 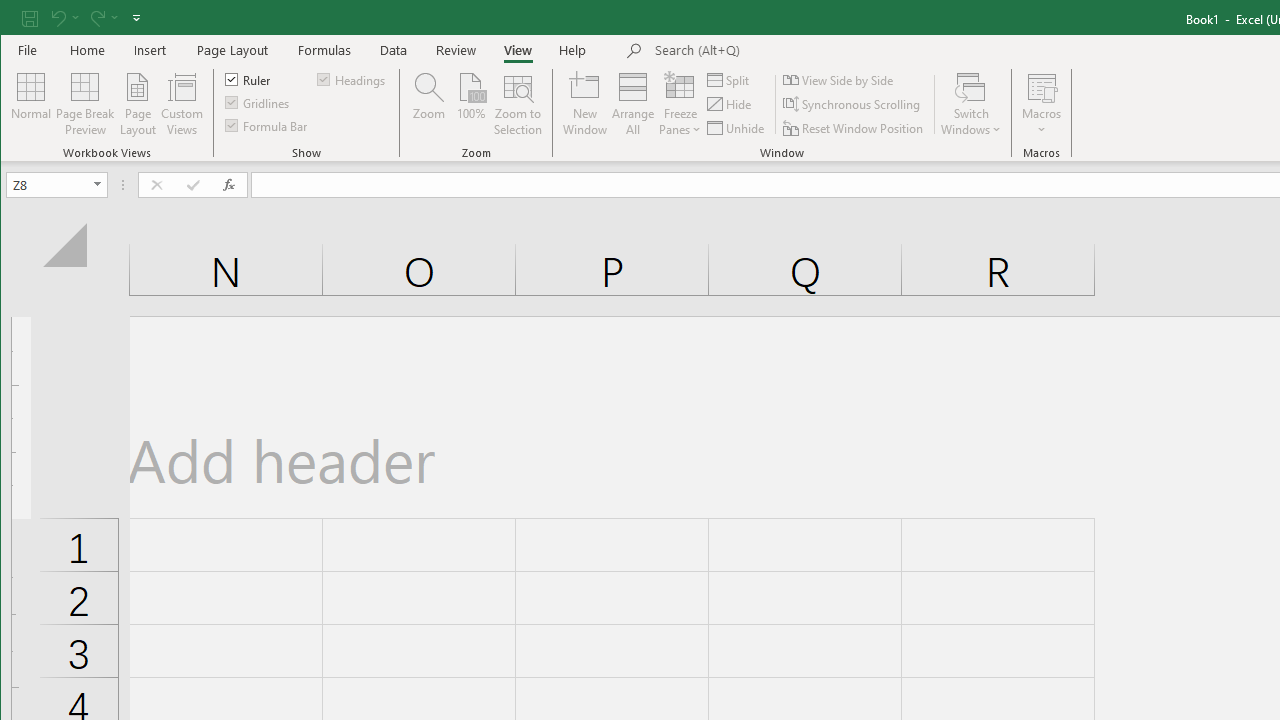 What do you see at coordinates (855, 128) in the screenshot?
I see `'Reset Window Position'` at bounding box center [855, 128].